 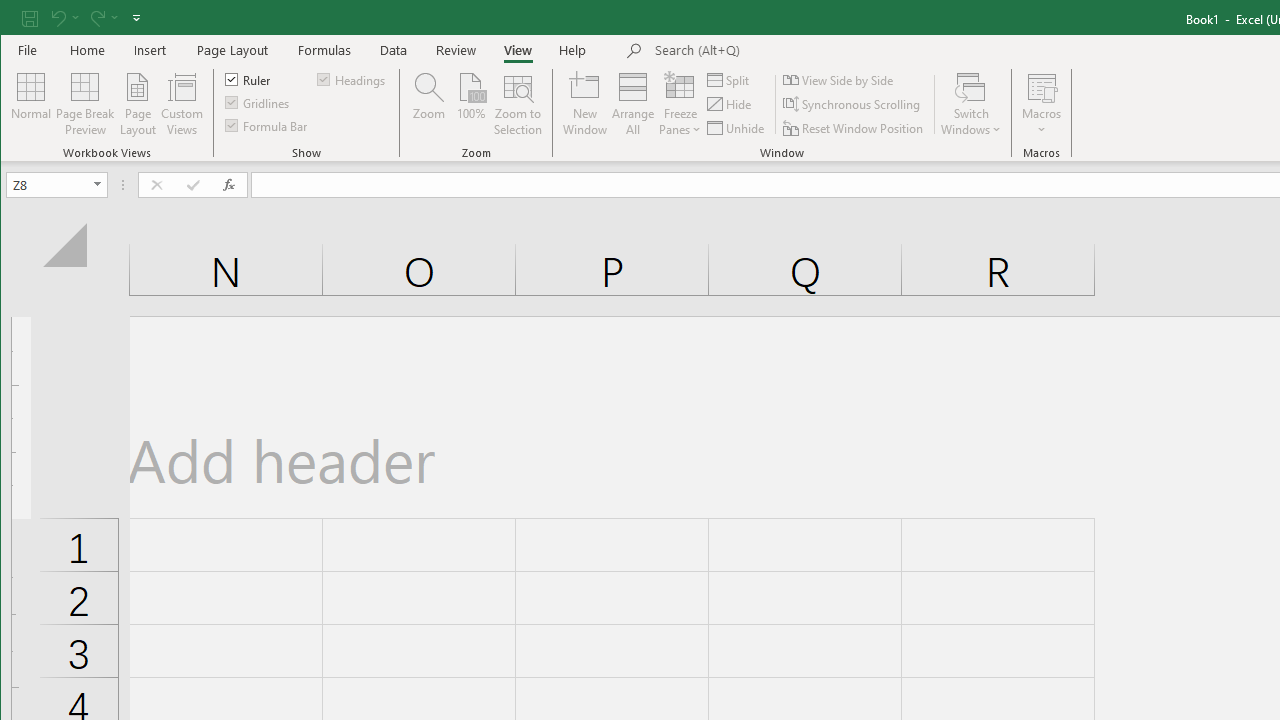 What do you see at coordinates (855, 128) in the screenshot?
I see `'Reset Window Position'` at bounding box center [855, 128].